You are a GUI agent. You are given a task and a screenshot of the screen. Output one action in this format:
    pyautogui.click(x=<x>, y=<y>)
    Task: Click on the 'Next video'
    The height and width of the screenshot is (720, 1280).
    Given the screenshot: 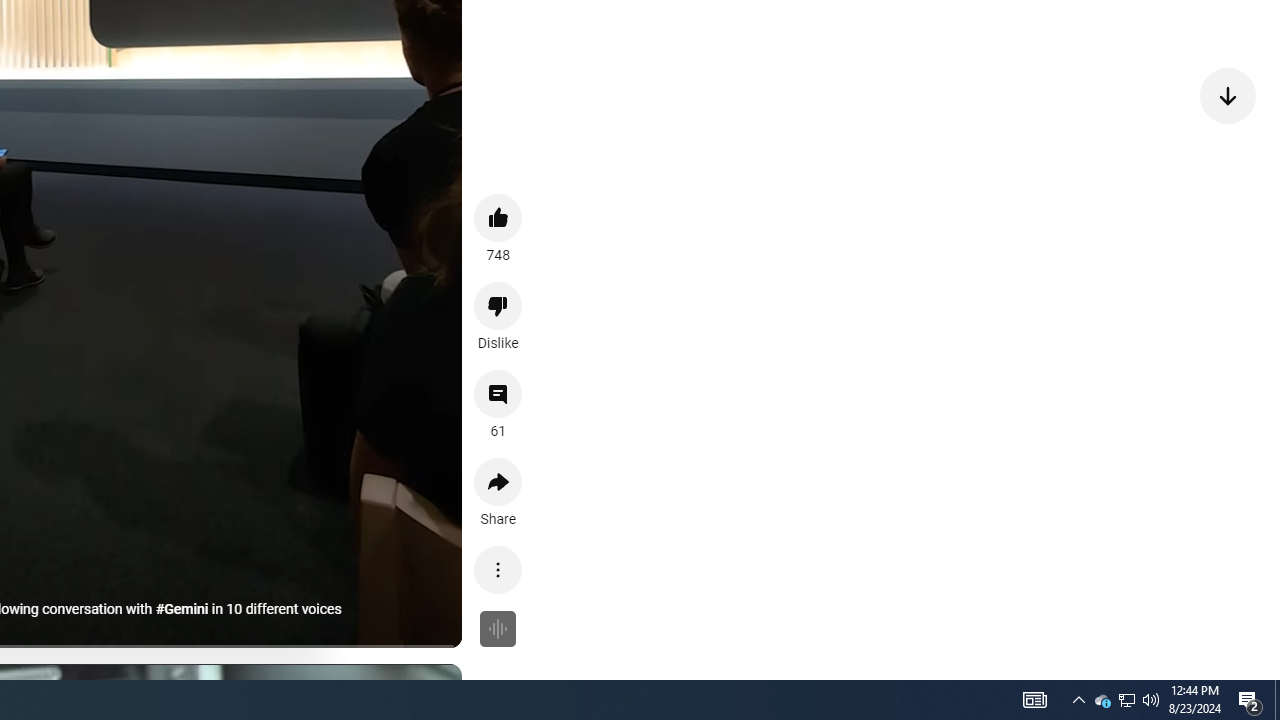 What is the action you would take?
    pyautogui.click(x=1227, y=95)
    